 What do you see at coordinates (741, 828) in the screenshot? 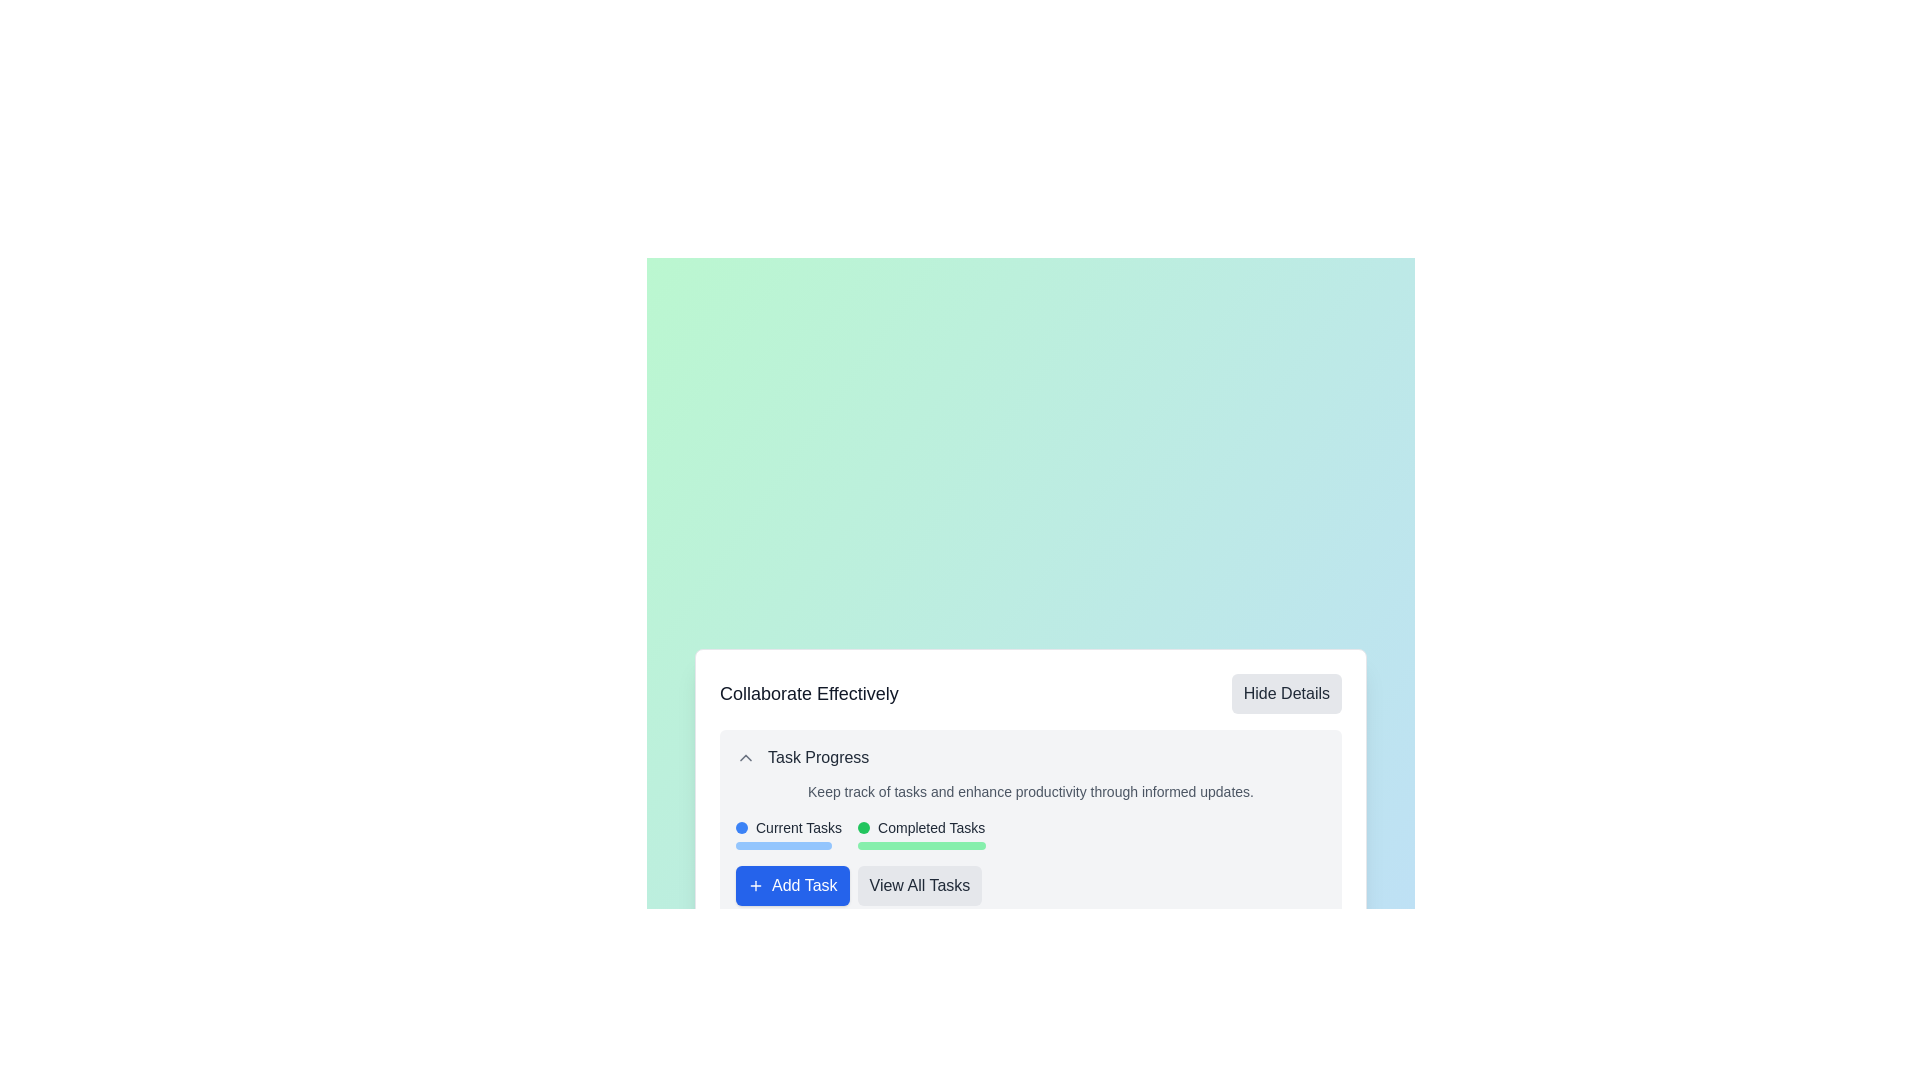
I see `small circular blue icon located to the left of the 'Current Tasks' label for styling or attributes` at bounding box center [741, 828].